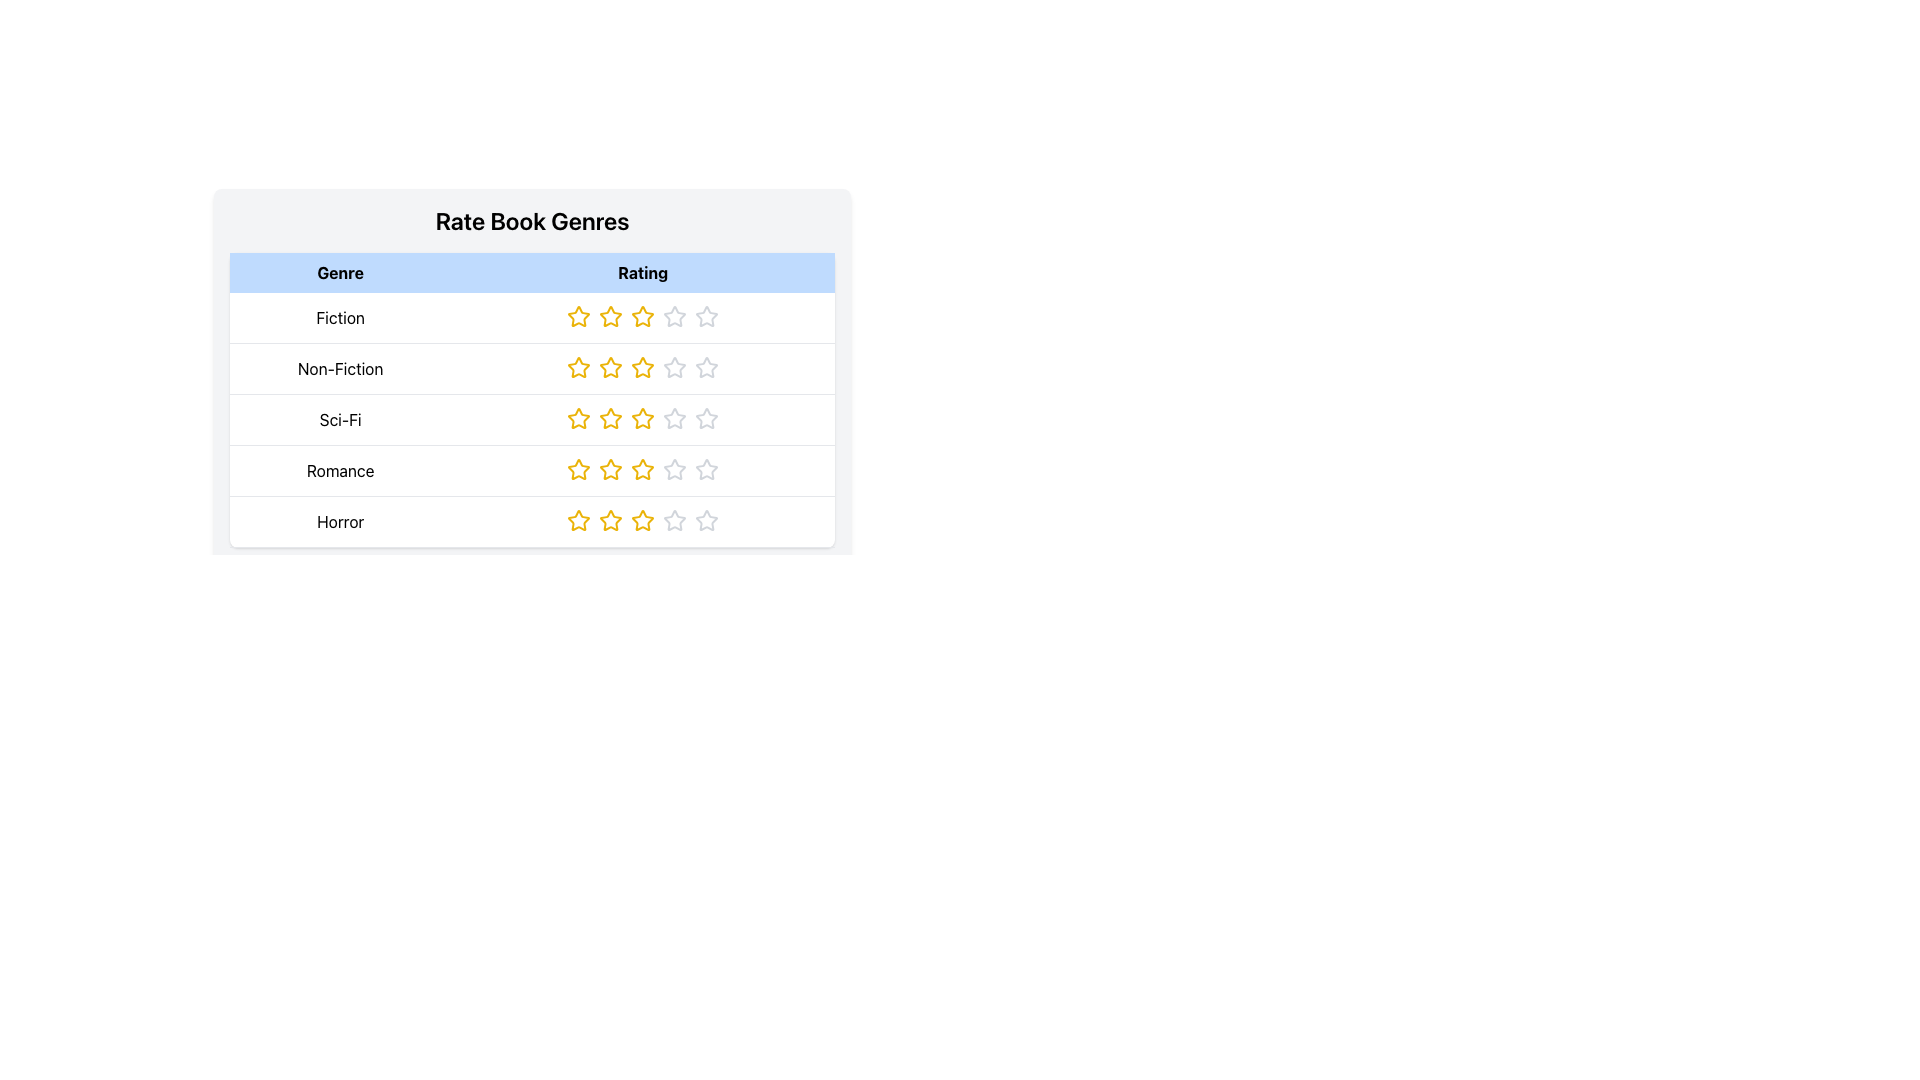 Image resolution: width=1920 pixels, height=1080 pixels. Describe the element at coordinates (643, 470) in the screenshot. I see `the third star icon in the fourth row labeled 'Romance' under the 'Rating' column to provide a rating` at that location.